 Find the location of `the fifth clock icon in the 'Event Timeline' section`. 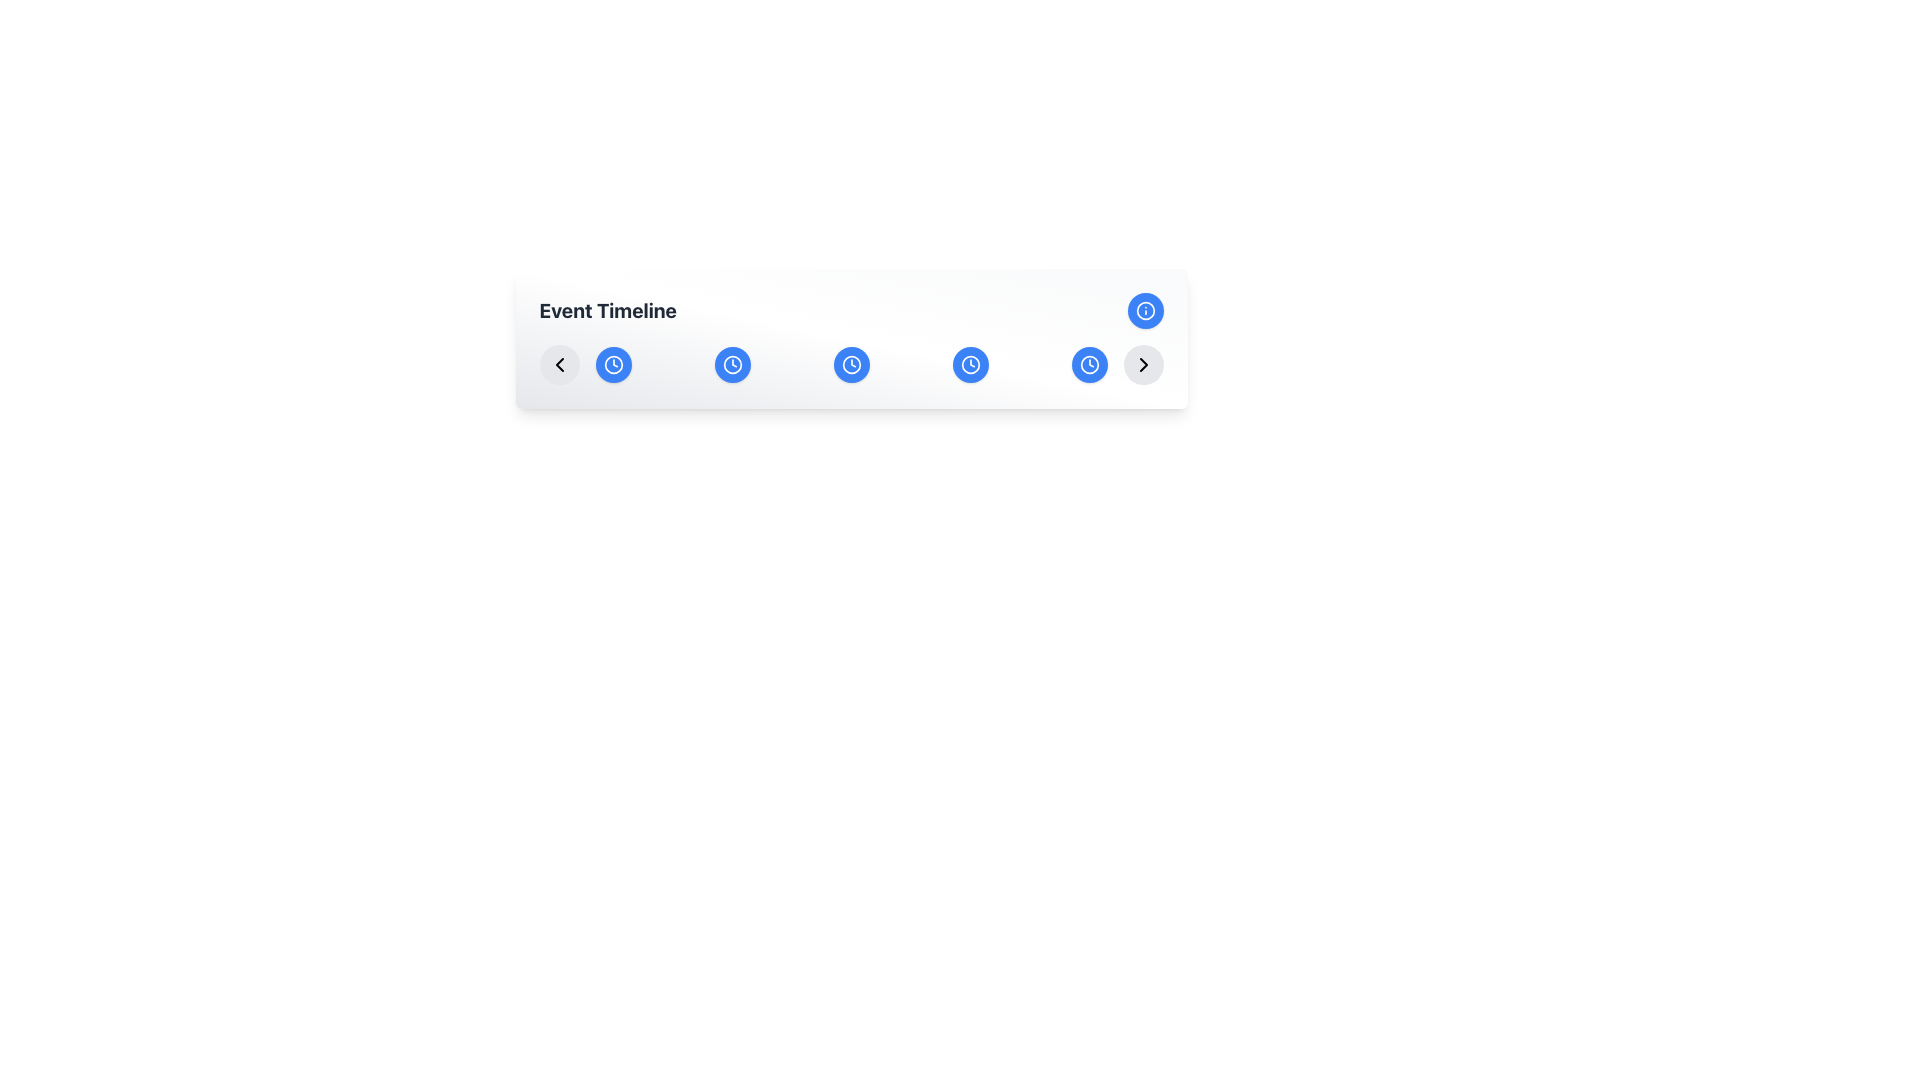

the fifth clock icon in the 'Event Timeline' section is located at coordinates (851, 365).